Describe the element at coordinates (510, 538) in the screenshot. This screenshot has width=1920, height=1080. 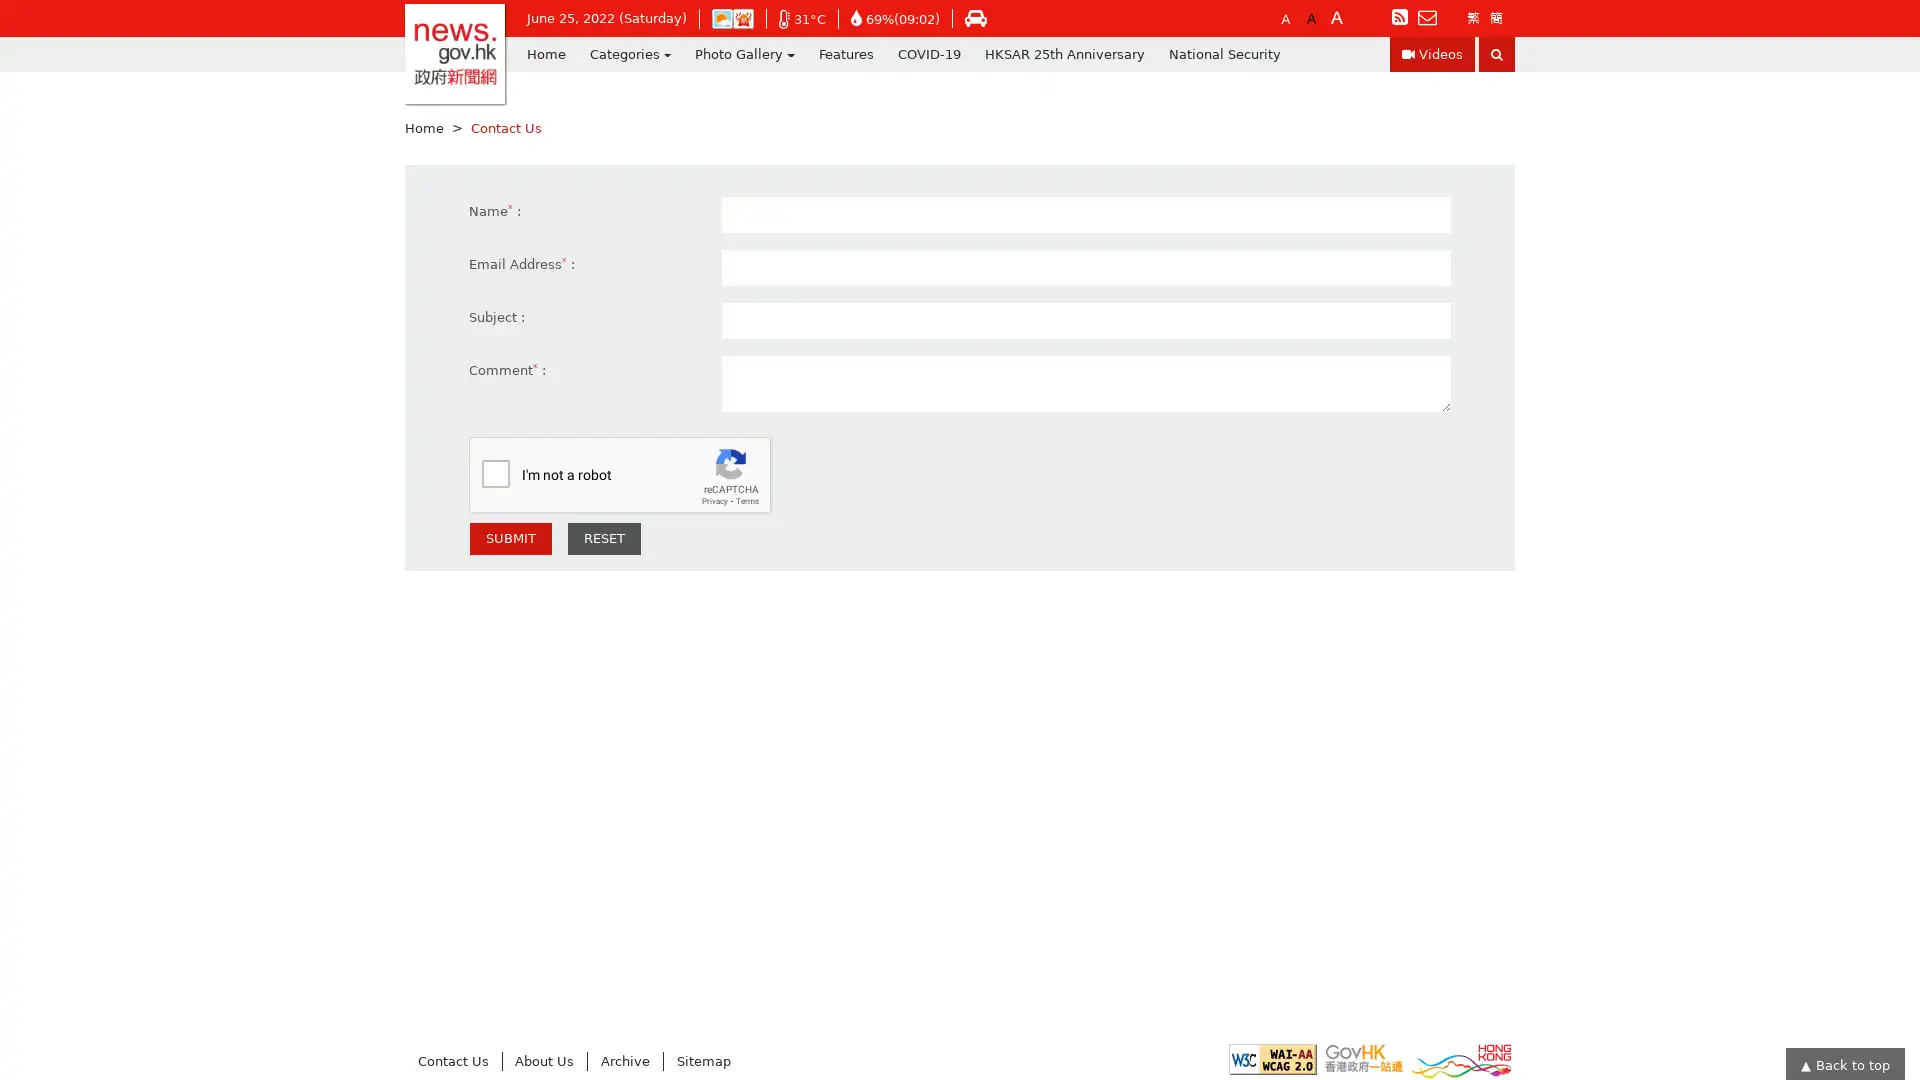
I see `SUBMIT` at that location.